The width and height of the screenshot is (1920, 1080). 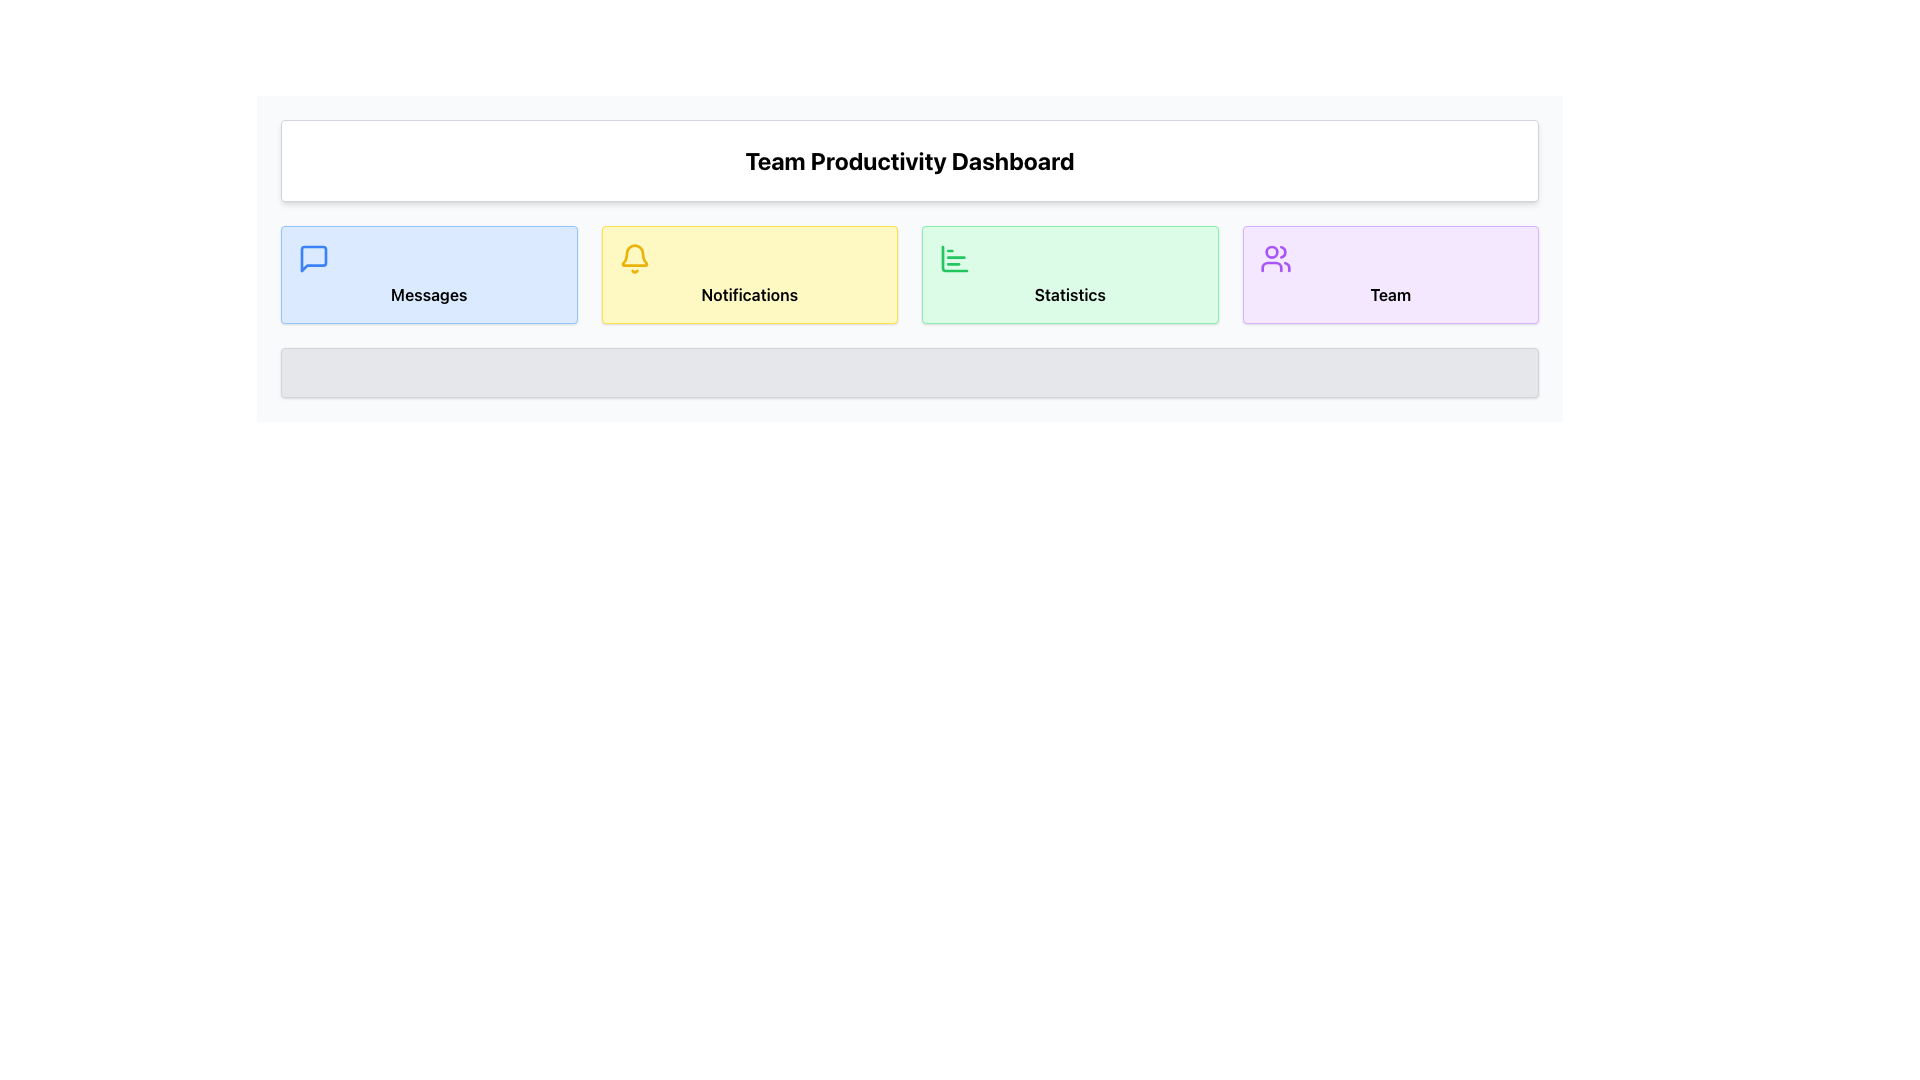 What do you see at coordinates (312, 257) in the screenshot?
I see `the 'Messages' icon, which is located inside the light blue rectangular area at the far-left of the top row of main sections` at bounding box center [312, 257].